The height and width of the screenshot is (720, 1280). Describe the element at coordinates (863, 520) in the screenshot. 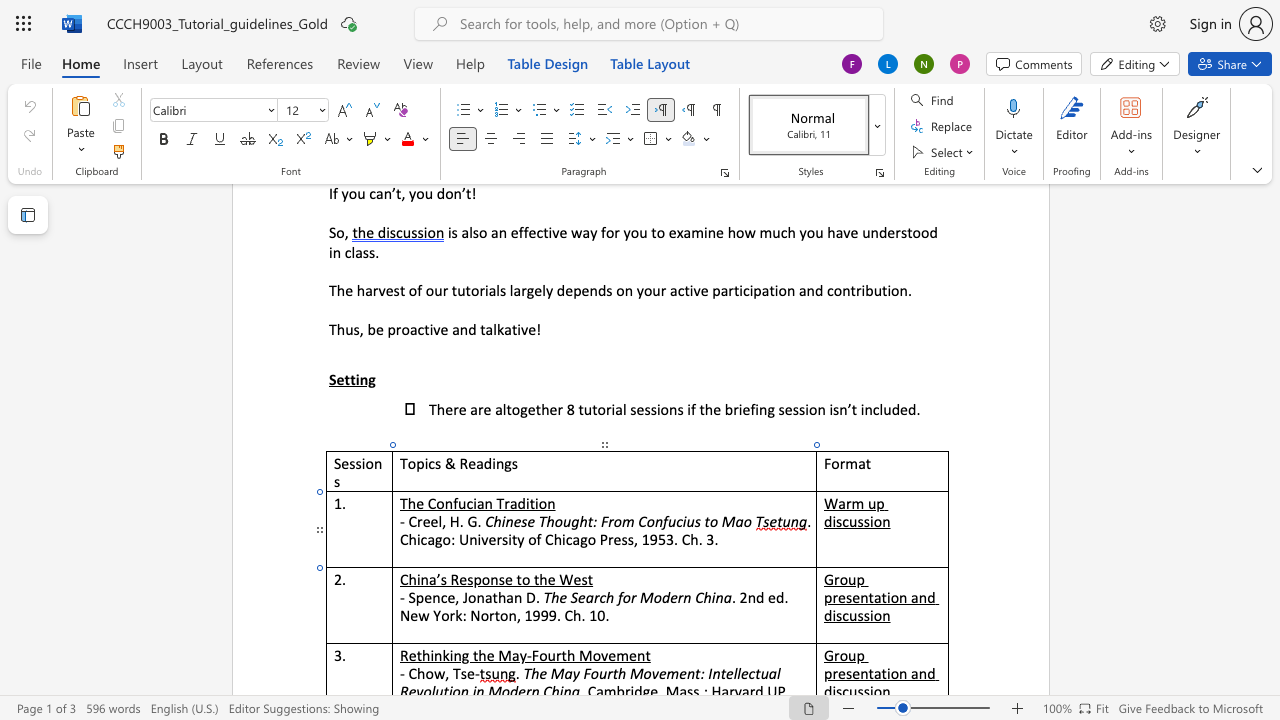

I see `the space between the continuous character "s" and "s" in the text` at that location.